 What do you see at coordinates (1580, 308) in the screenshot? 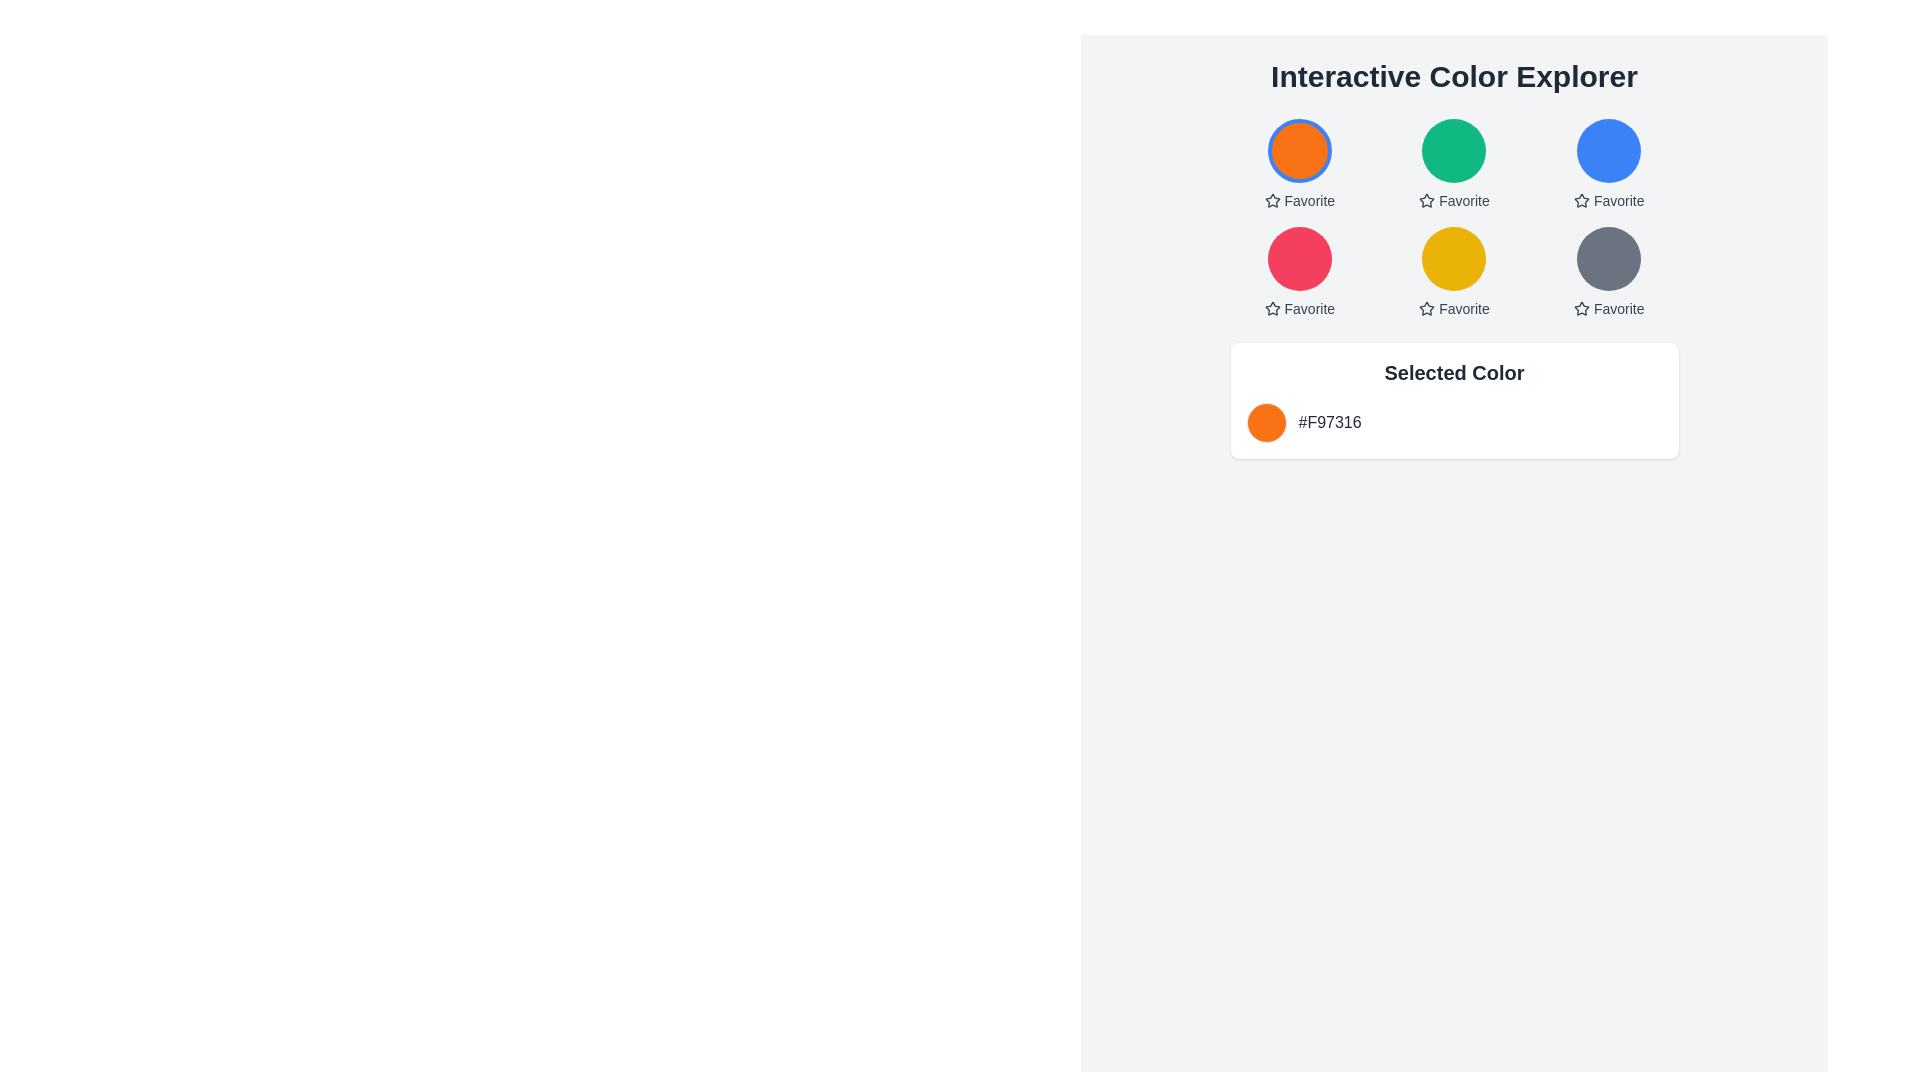
I see `the 'Favorite' icon located below the sixth color swatch (gray) in the 'Interactive Color Explorer'` at bounding box center [1580, 308].